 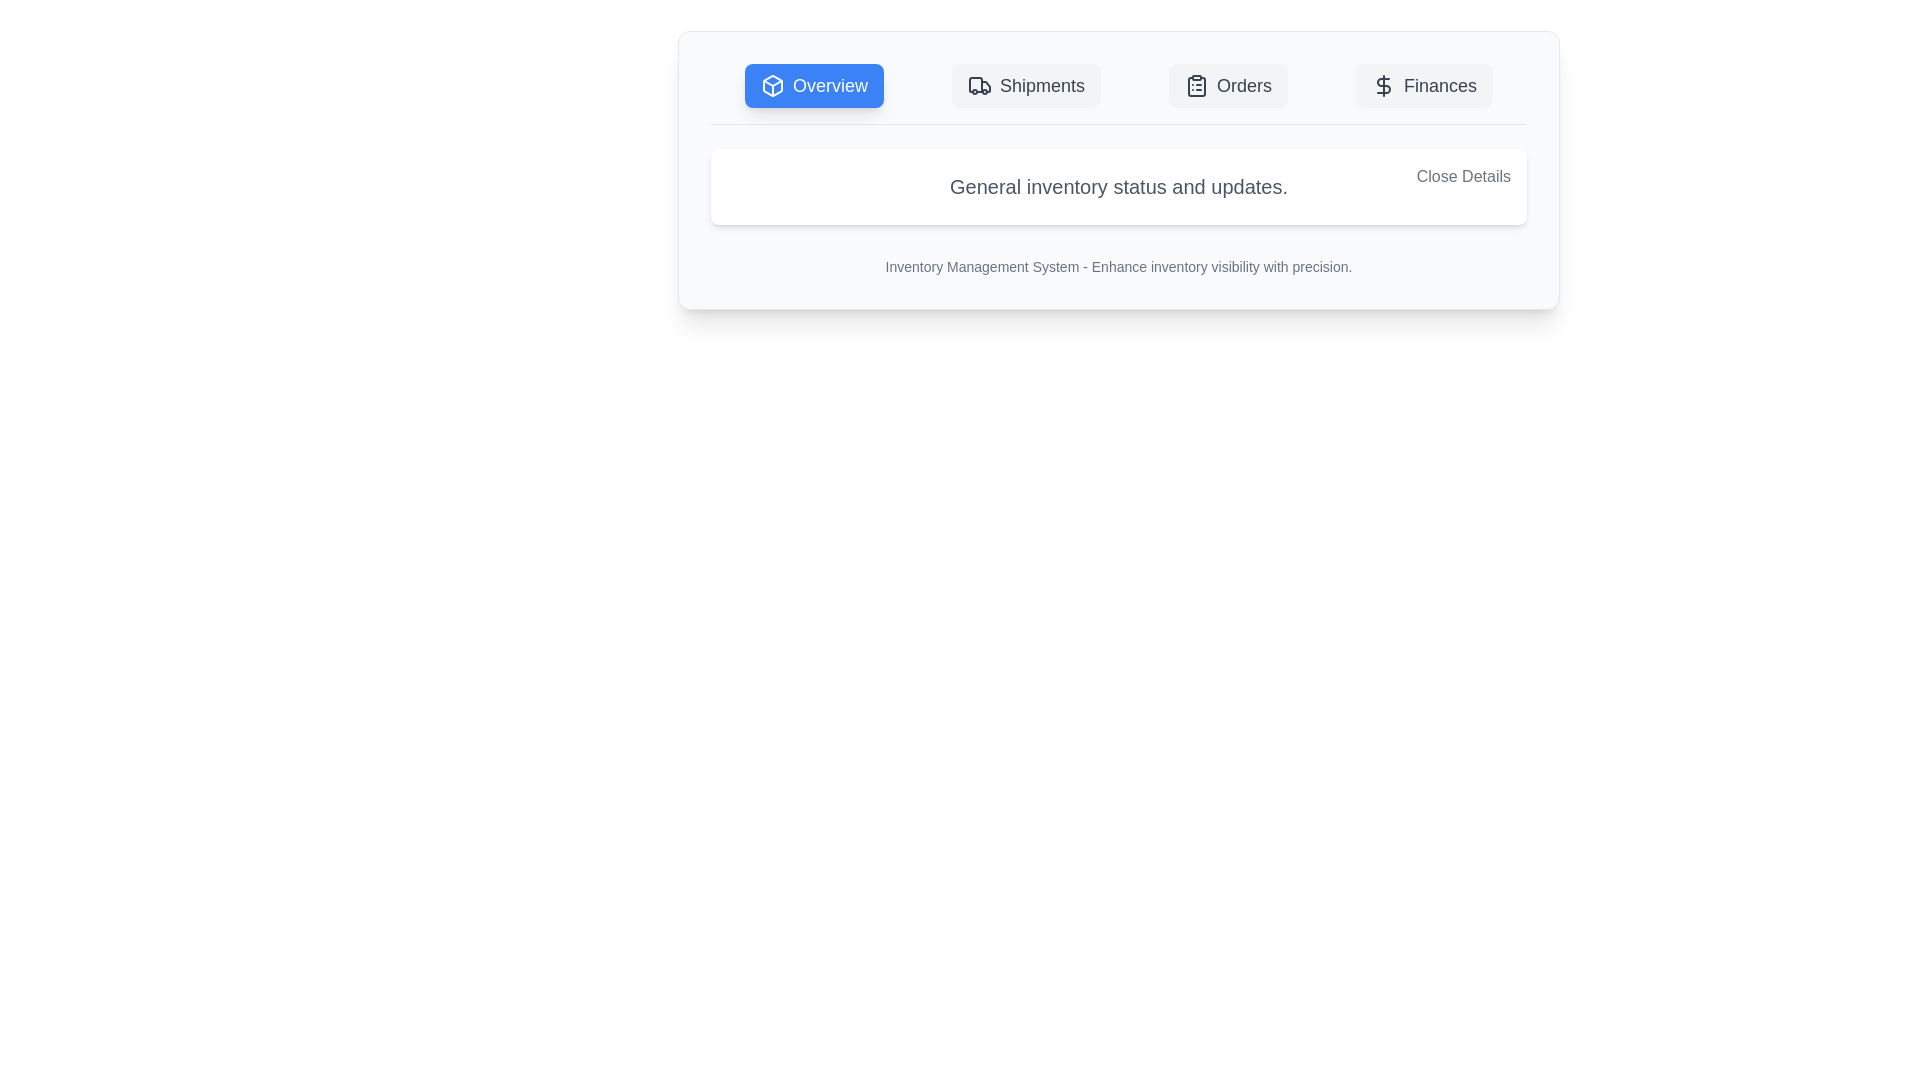 What do you see at coordinates (1227, 84) in the screenshot?
I see `the tab labeled Orders to switch the content view` at bounding box center [1227, 84].